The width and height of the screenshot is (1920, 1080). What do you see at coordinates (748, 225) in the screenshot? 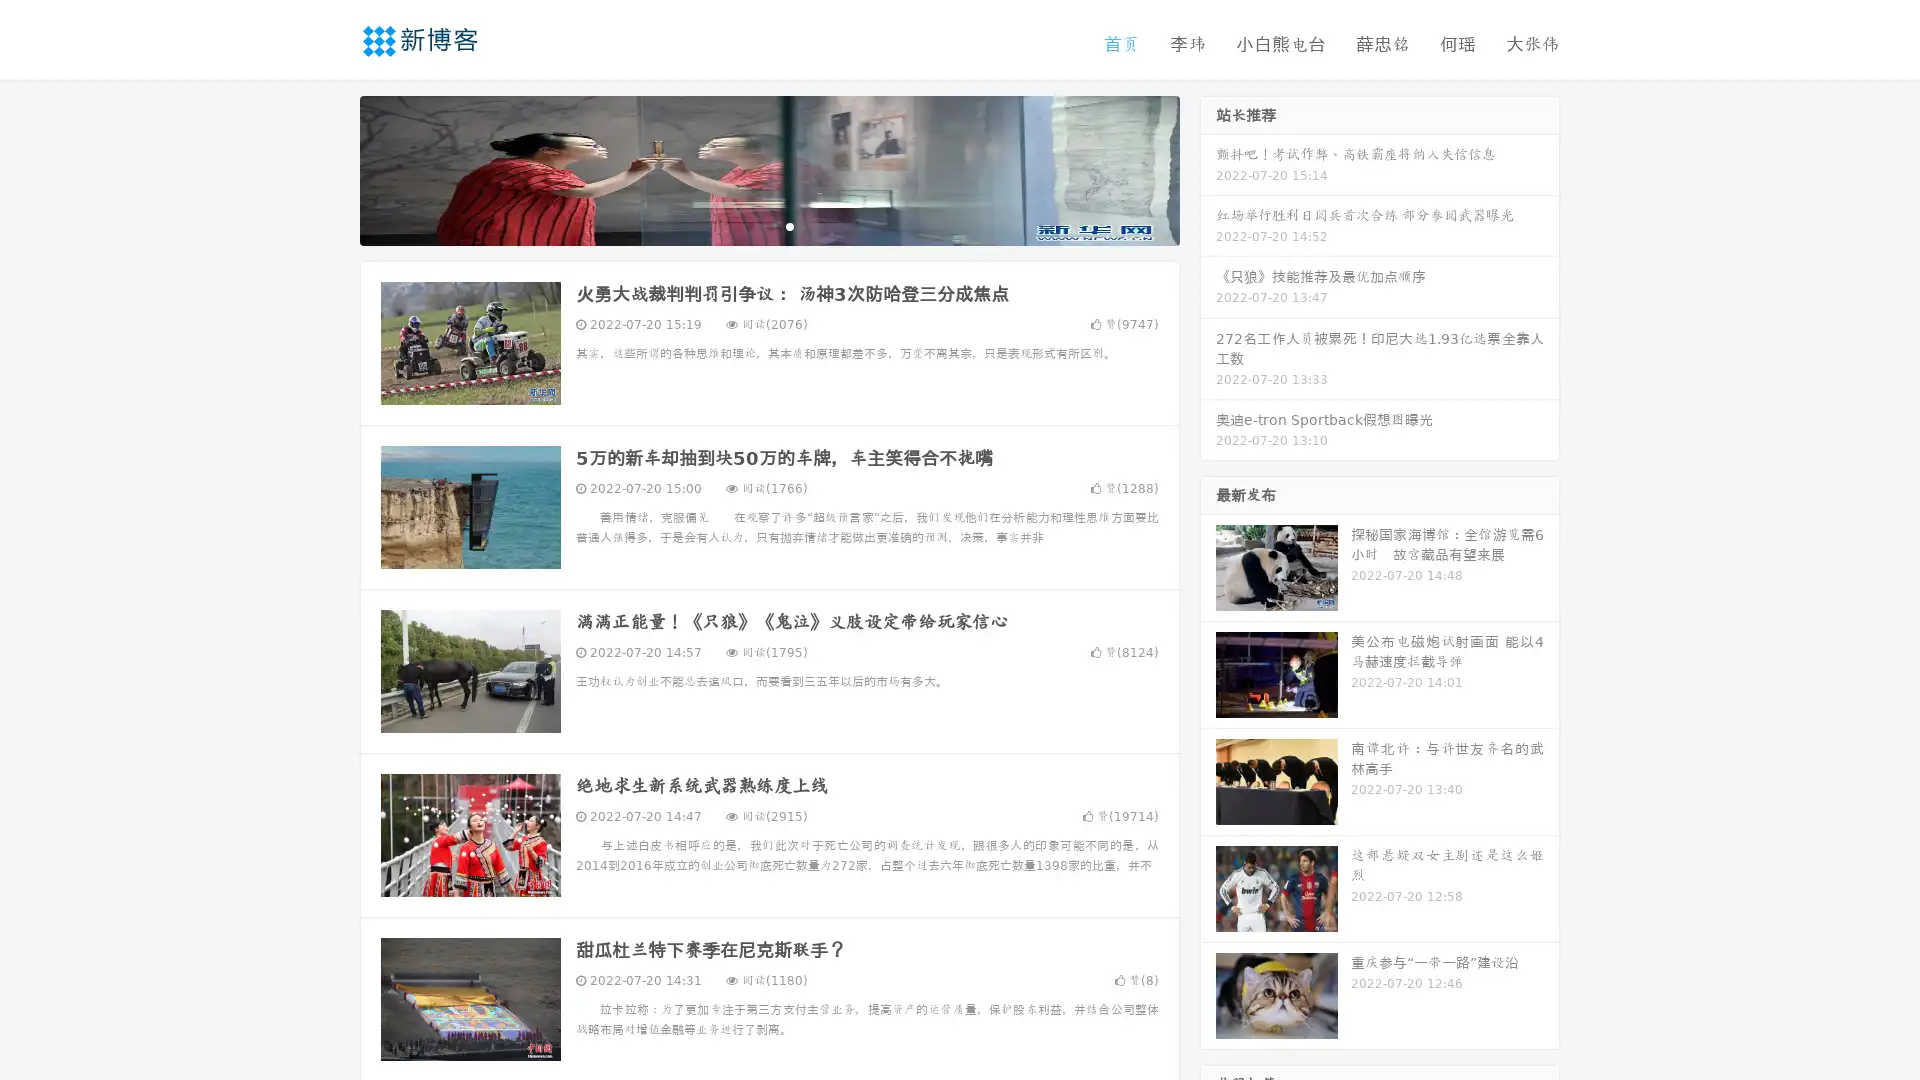
I see `Go to slide 1` at bounding box center [748, 225].